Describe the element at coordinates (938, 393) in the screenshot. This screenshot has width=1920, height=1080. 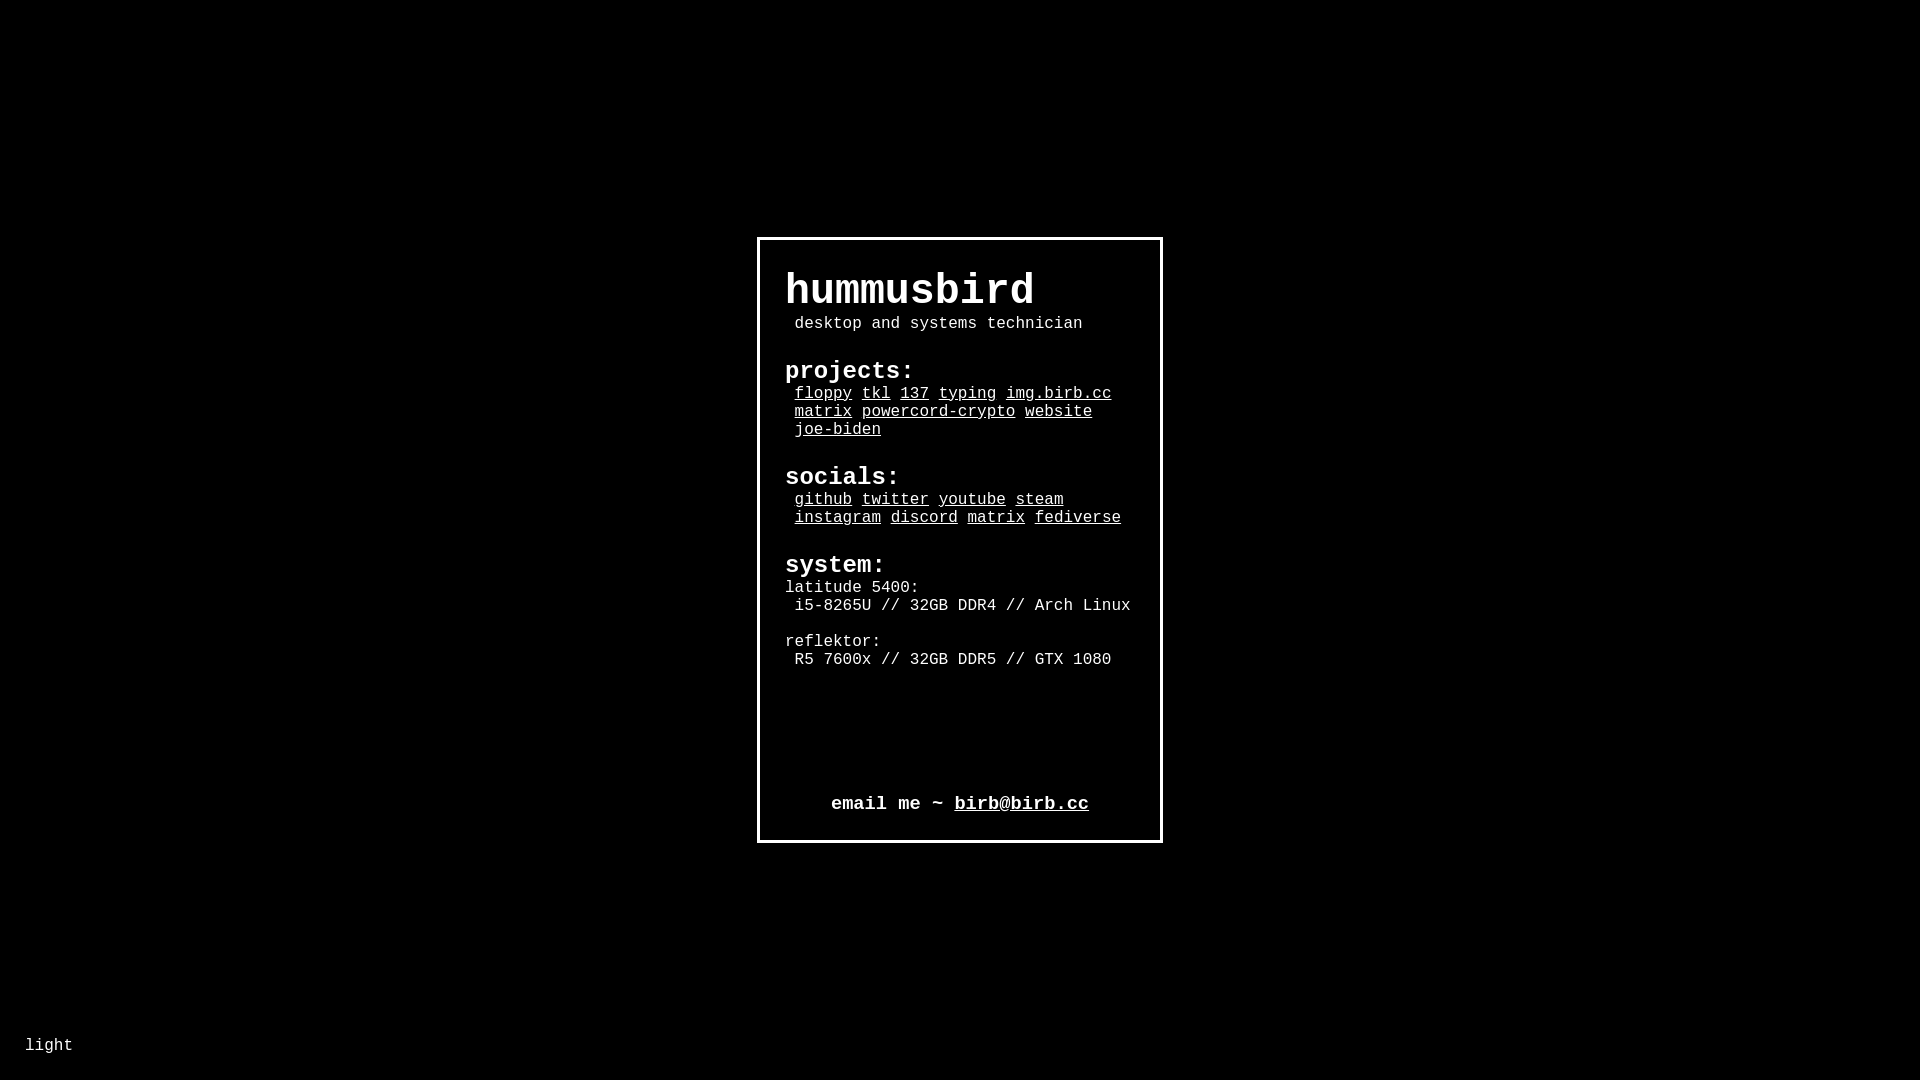
I see `'typing'` at that location.